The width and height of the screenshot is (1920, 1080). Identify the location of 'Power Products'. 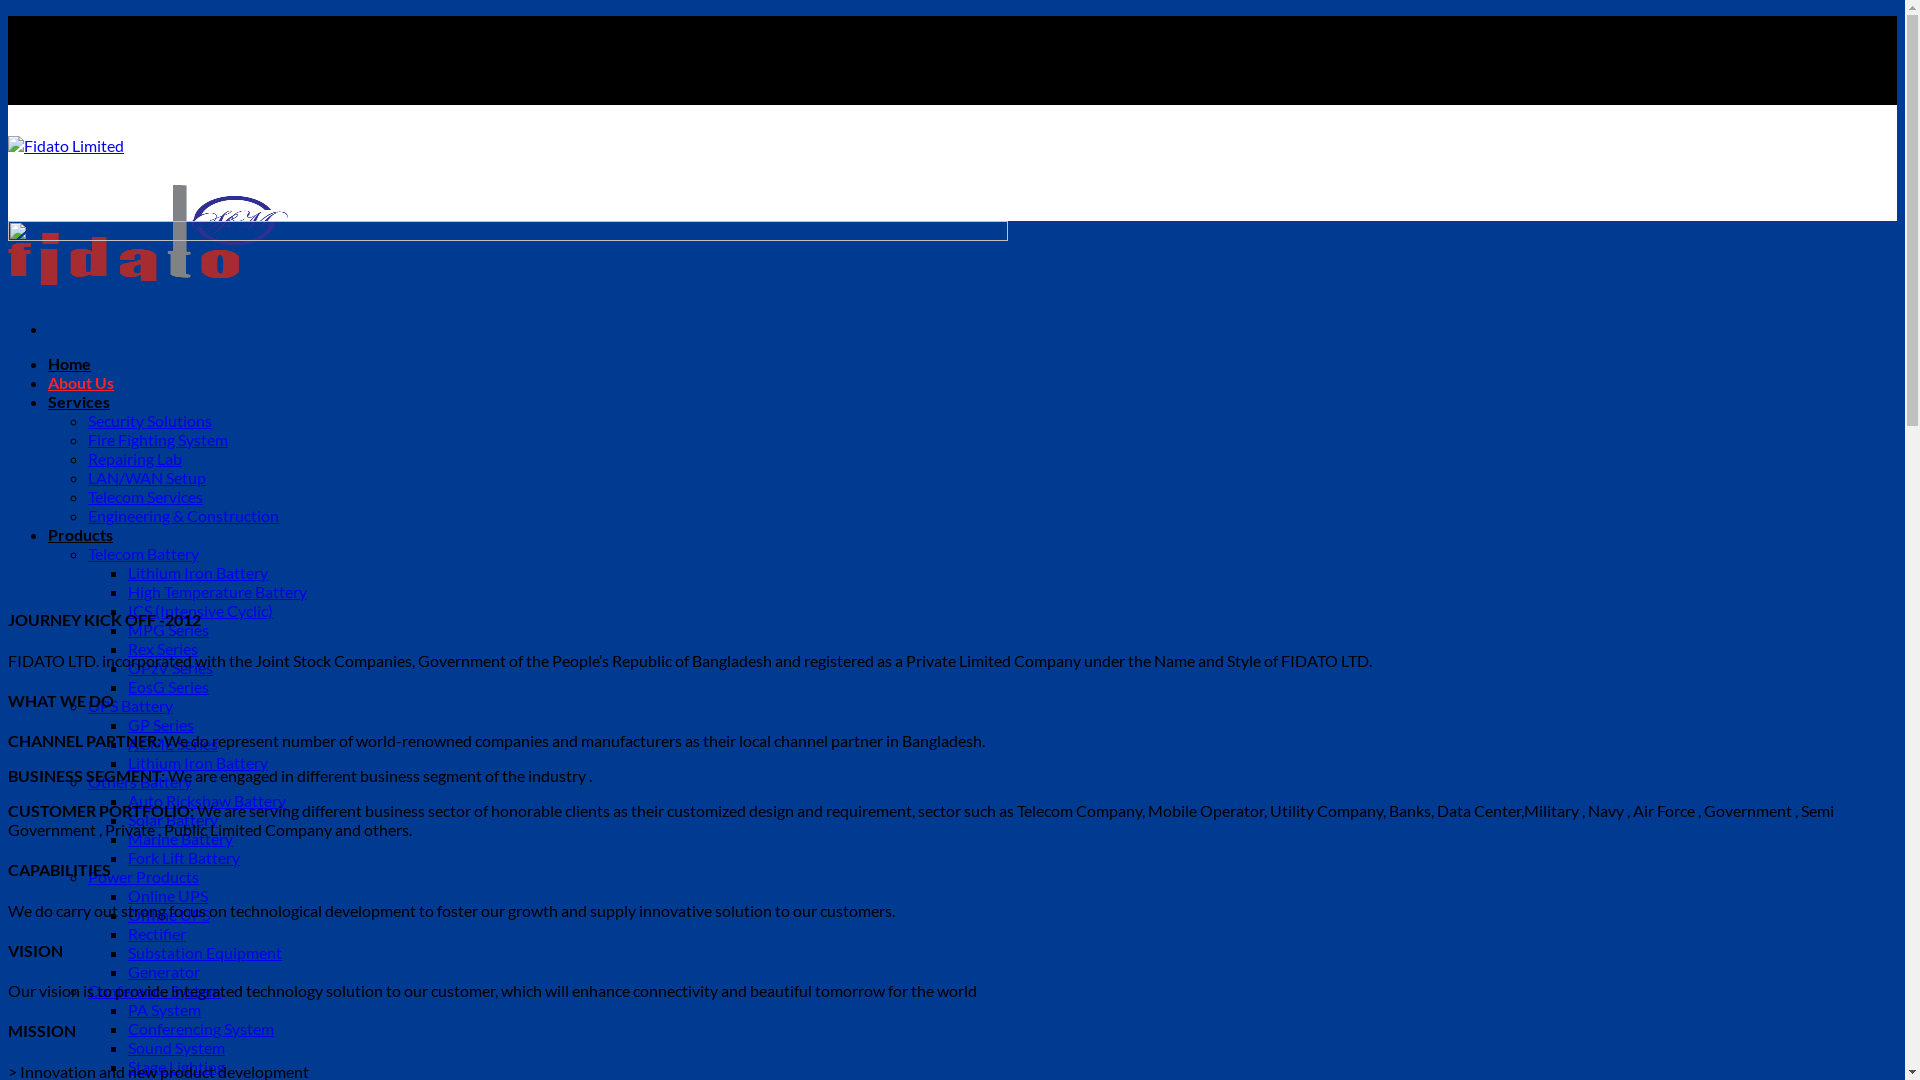
(142, 875).